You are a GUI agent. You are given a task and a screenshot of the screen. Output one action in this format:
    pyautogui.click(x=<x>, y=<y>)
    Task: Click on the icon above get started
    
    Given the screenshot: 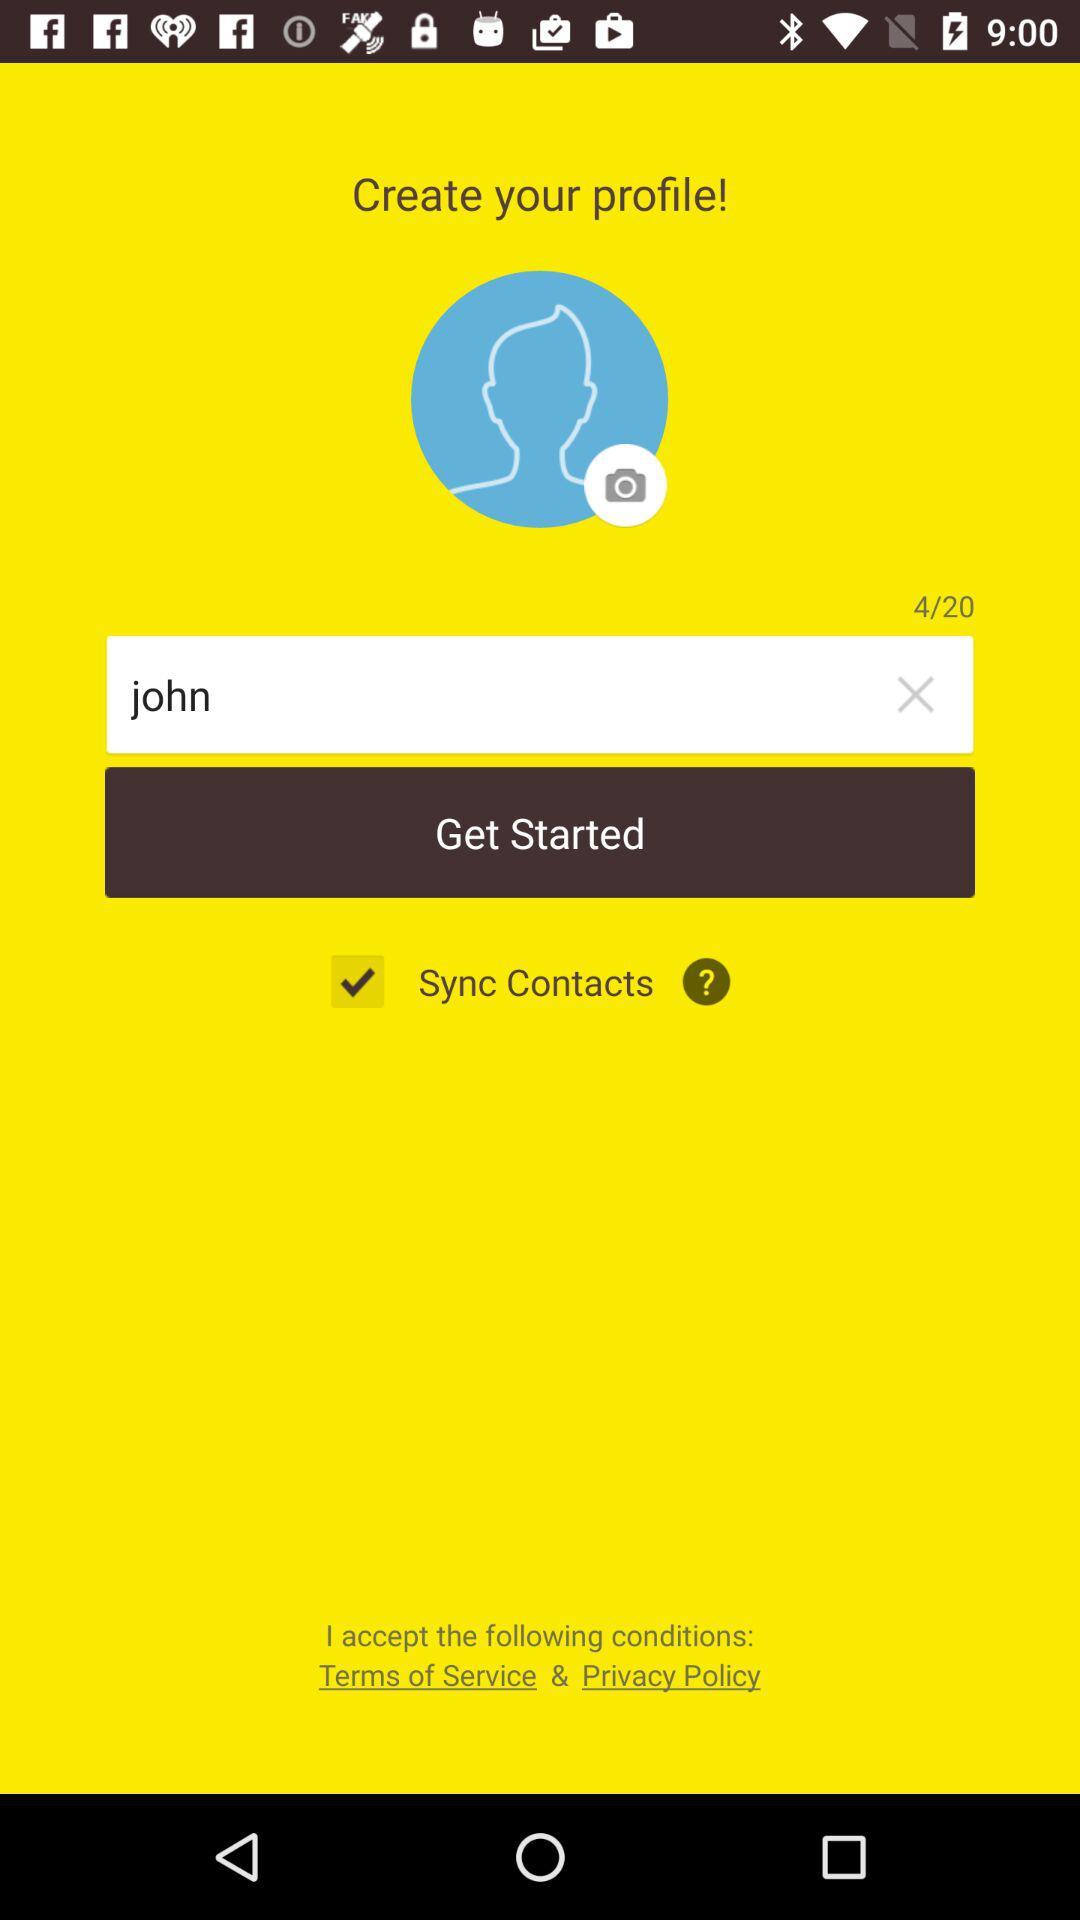 What is the action you would take?
    pyautogui.click(x=505, y=694)
    